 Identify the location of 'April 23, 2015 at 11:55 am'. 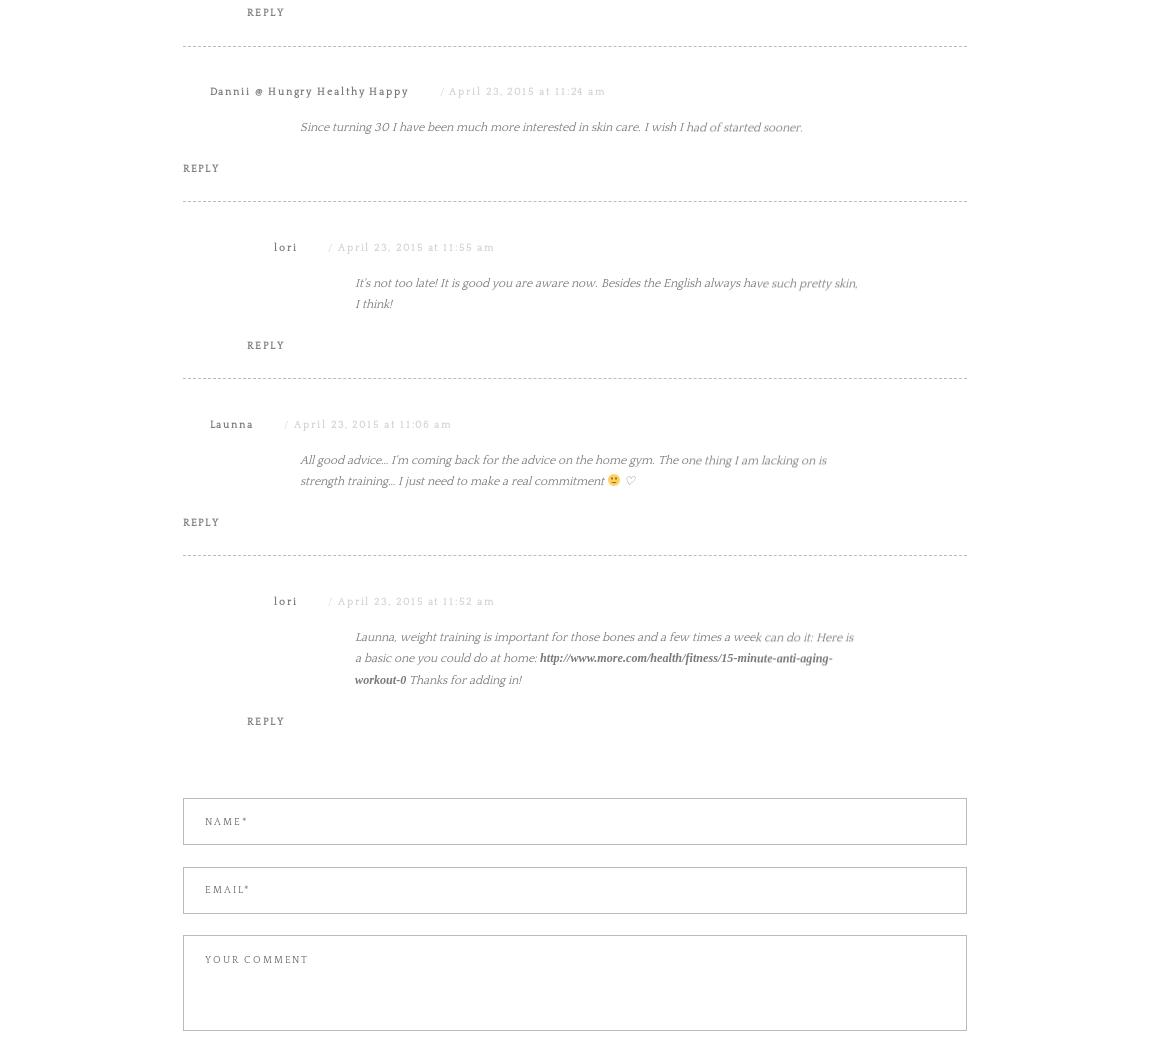
(415, 449).